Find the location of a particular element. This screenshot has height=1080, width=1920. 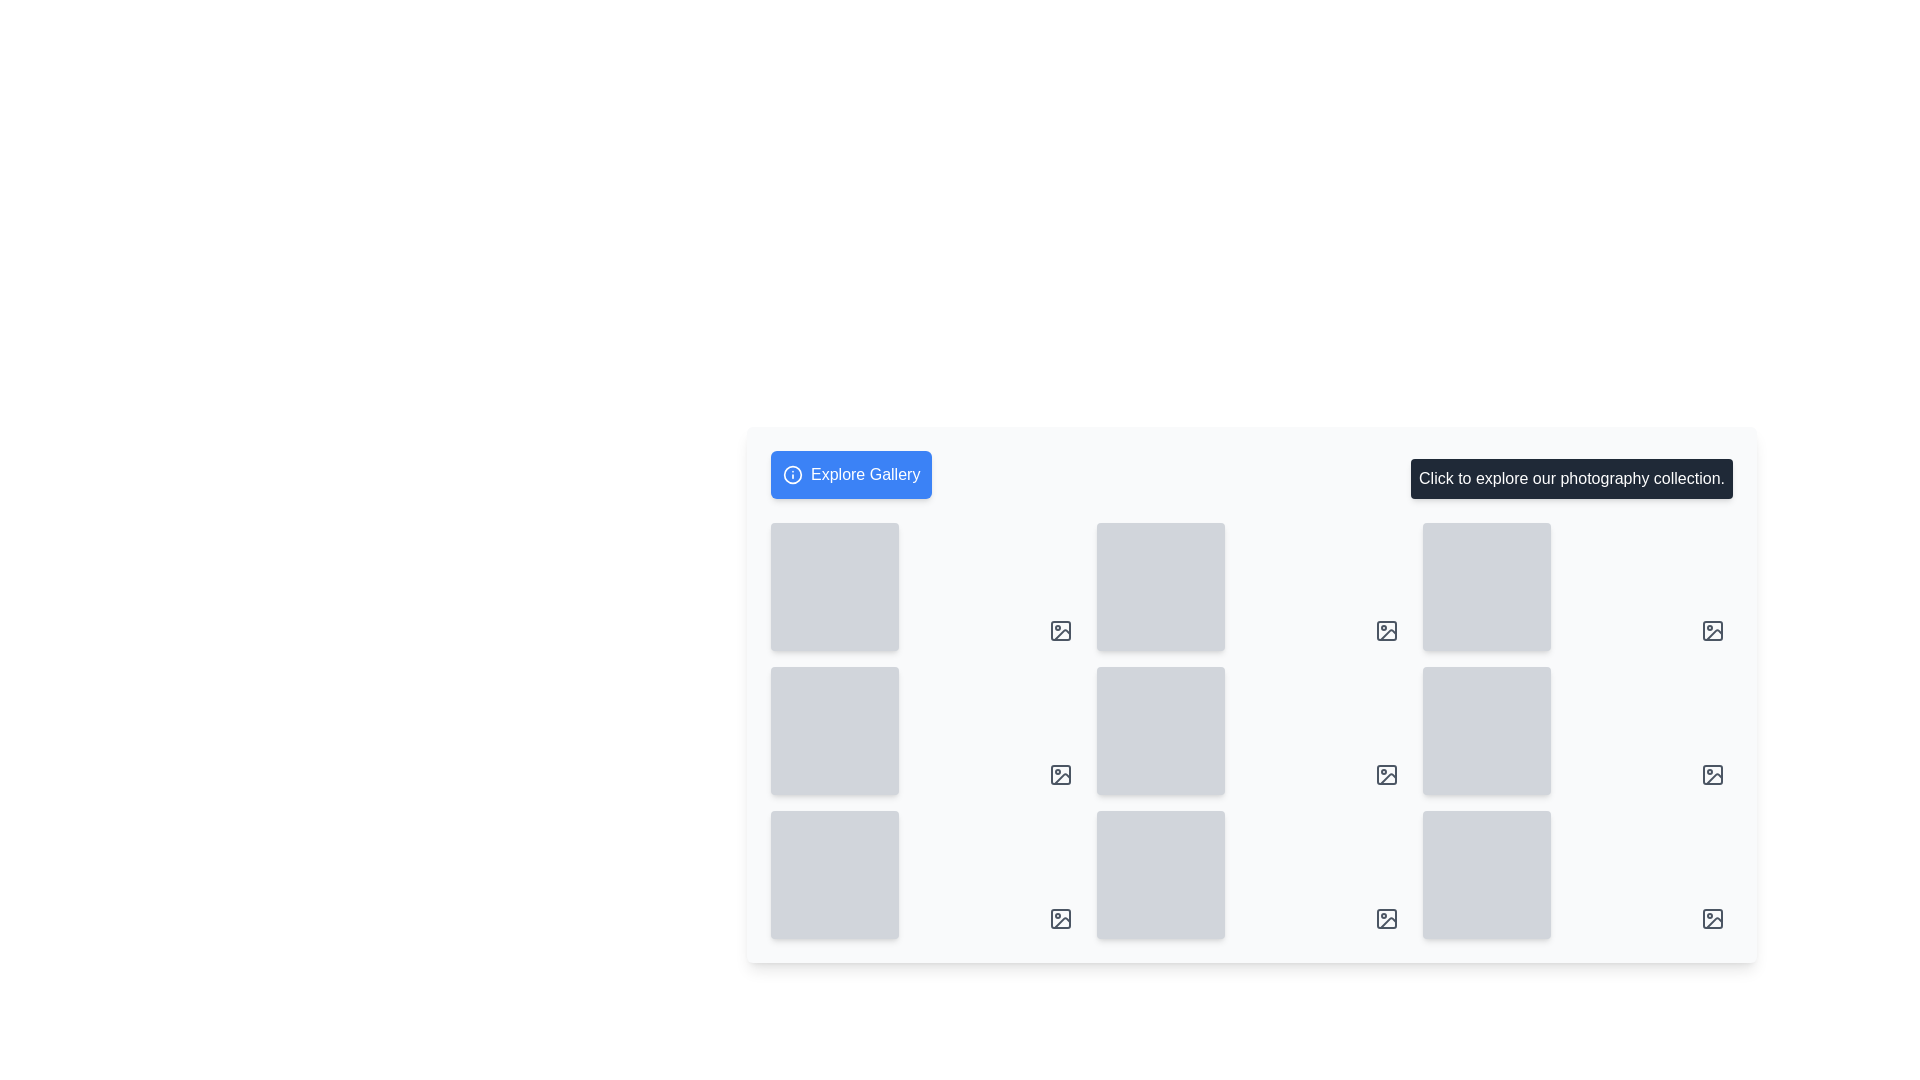

the second tile in the leftmost vertical column of tiles, which serves as a placeholder for displaying content is located at coordinates (835, 731).